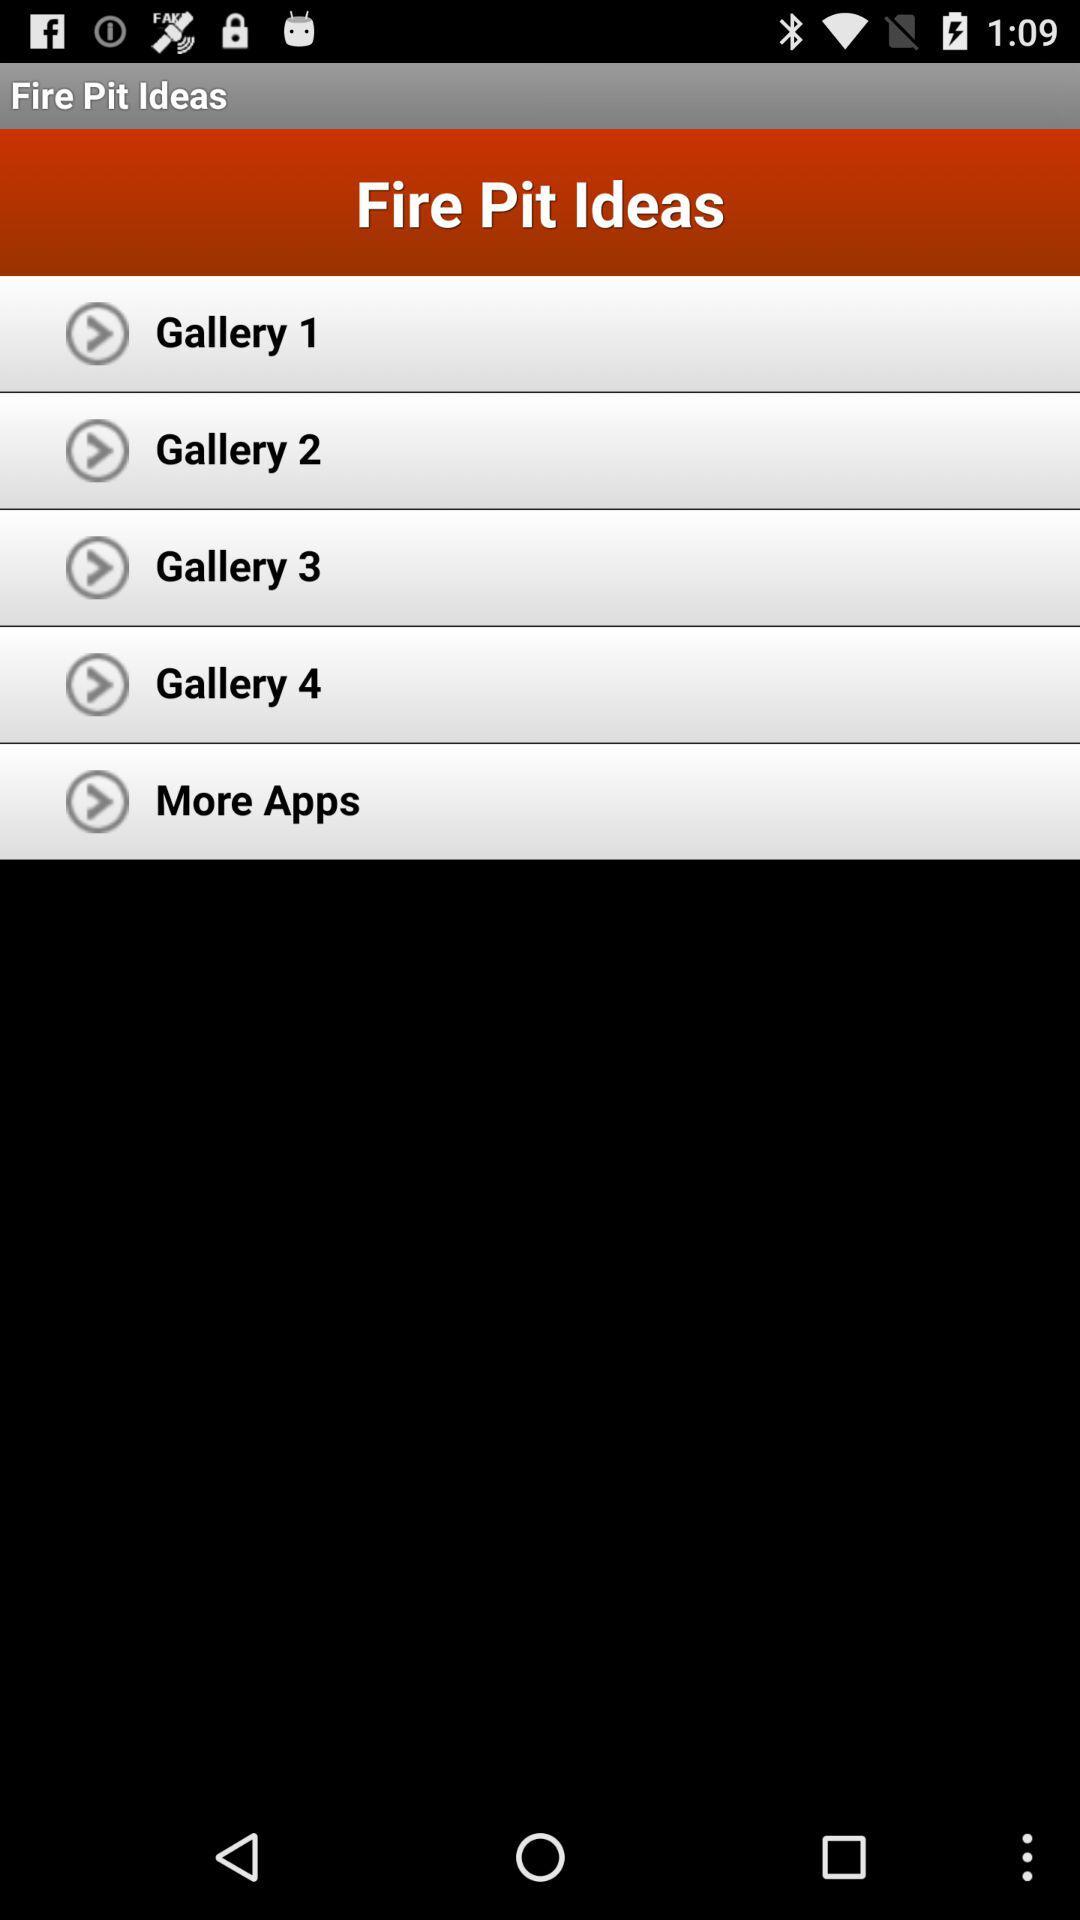 This screenshot has width=1080, height=1920. Describe the element at coordinates (237, 446) in the screenshot. I see `app below the gallery 1 item` at that location.